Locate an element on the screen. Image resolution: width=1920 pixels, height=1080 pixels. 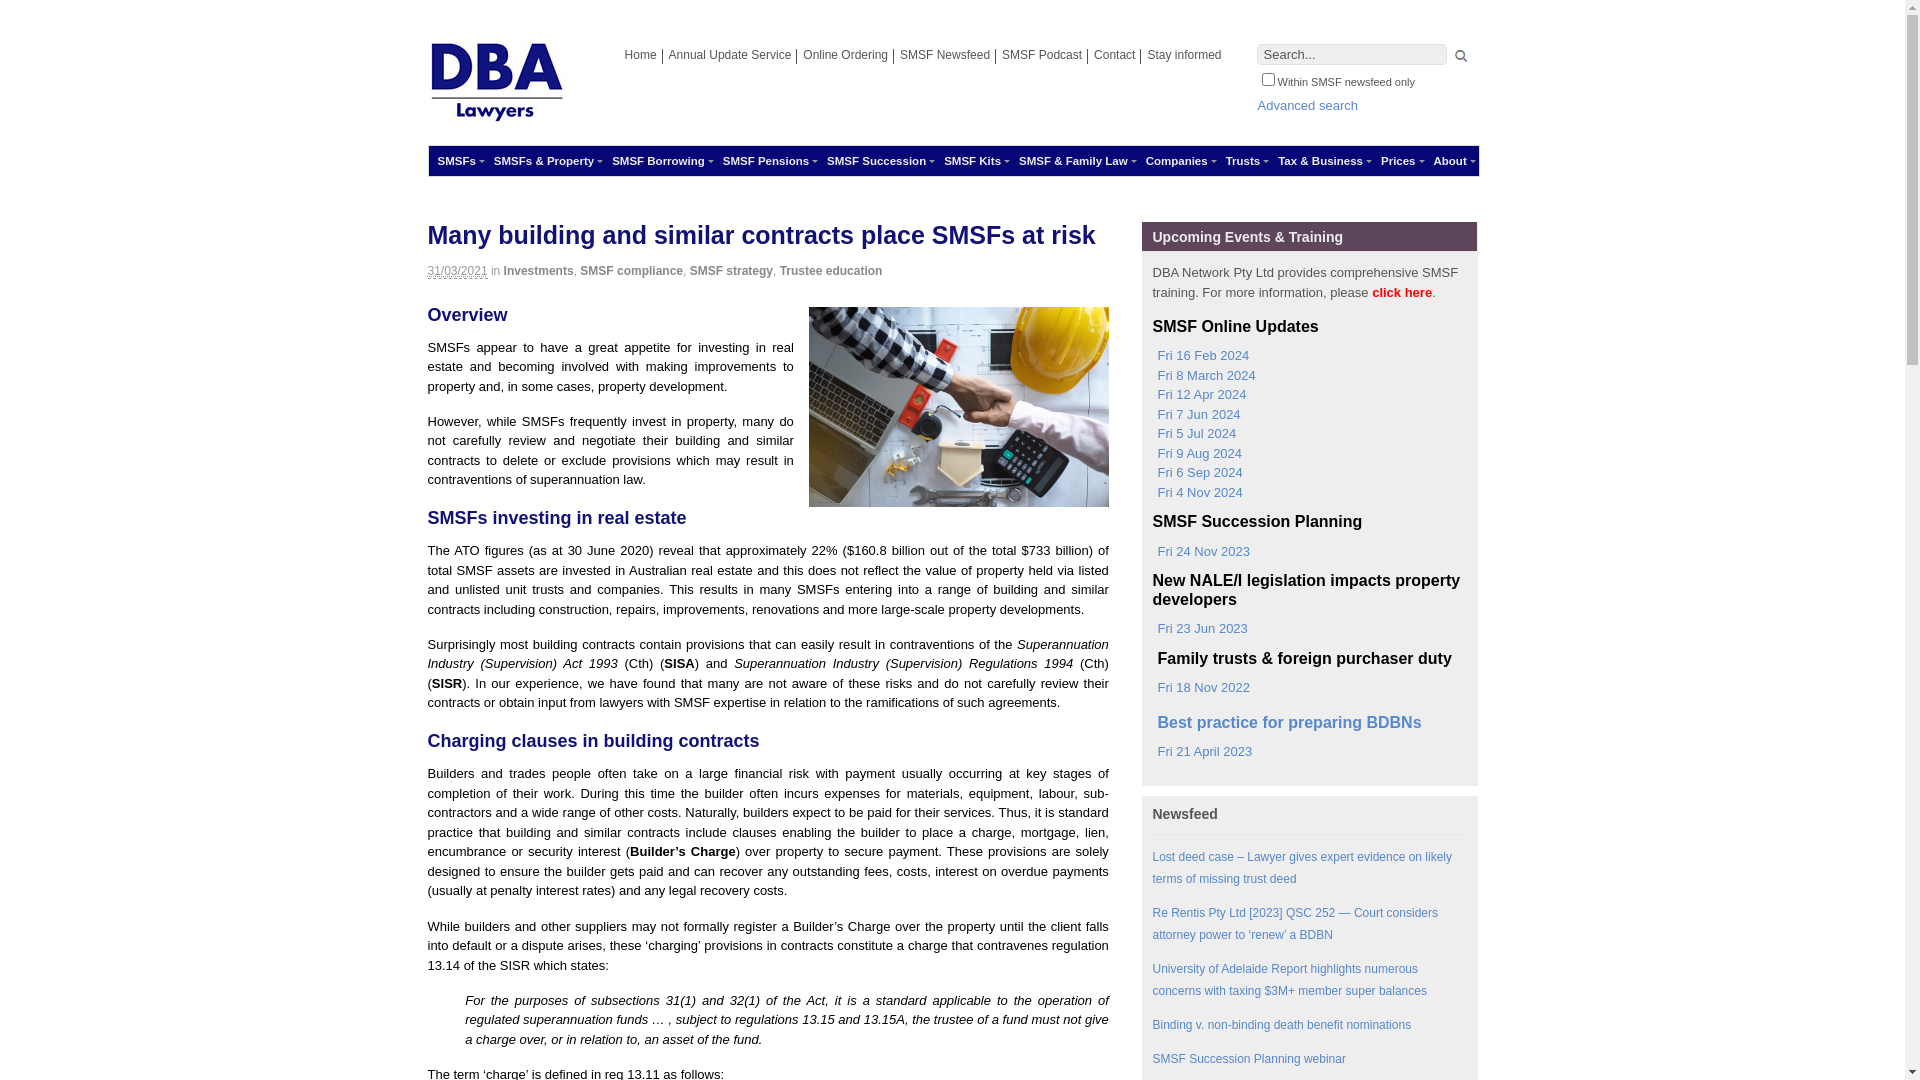
'Fri 18 Nov 2022' is located at coordinates (1152, 686).